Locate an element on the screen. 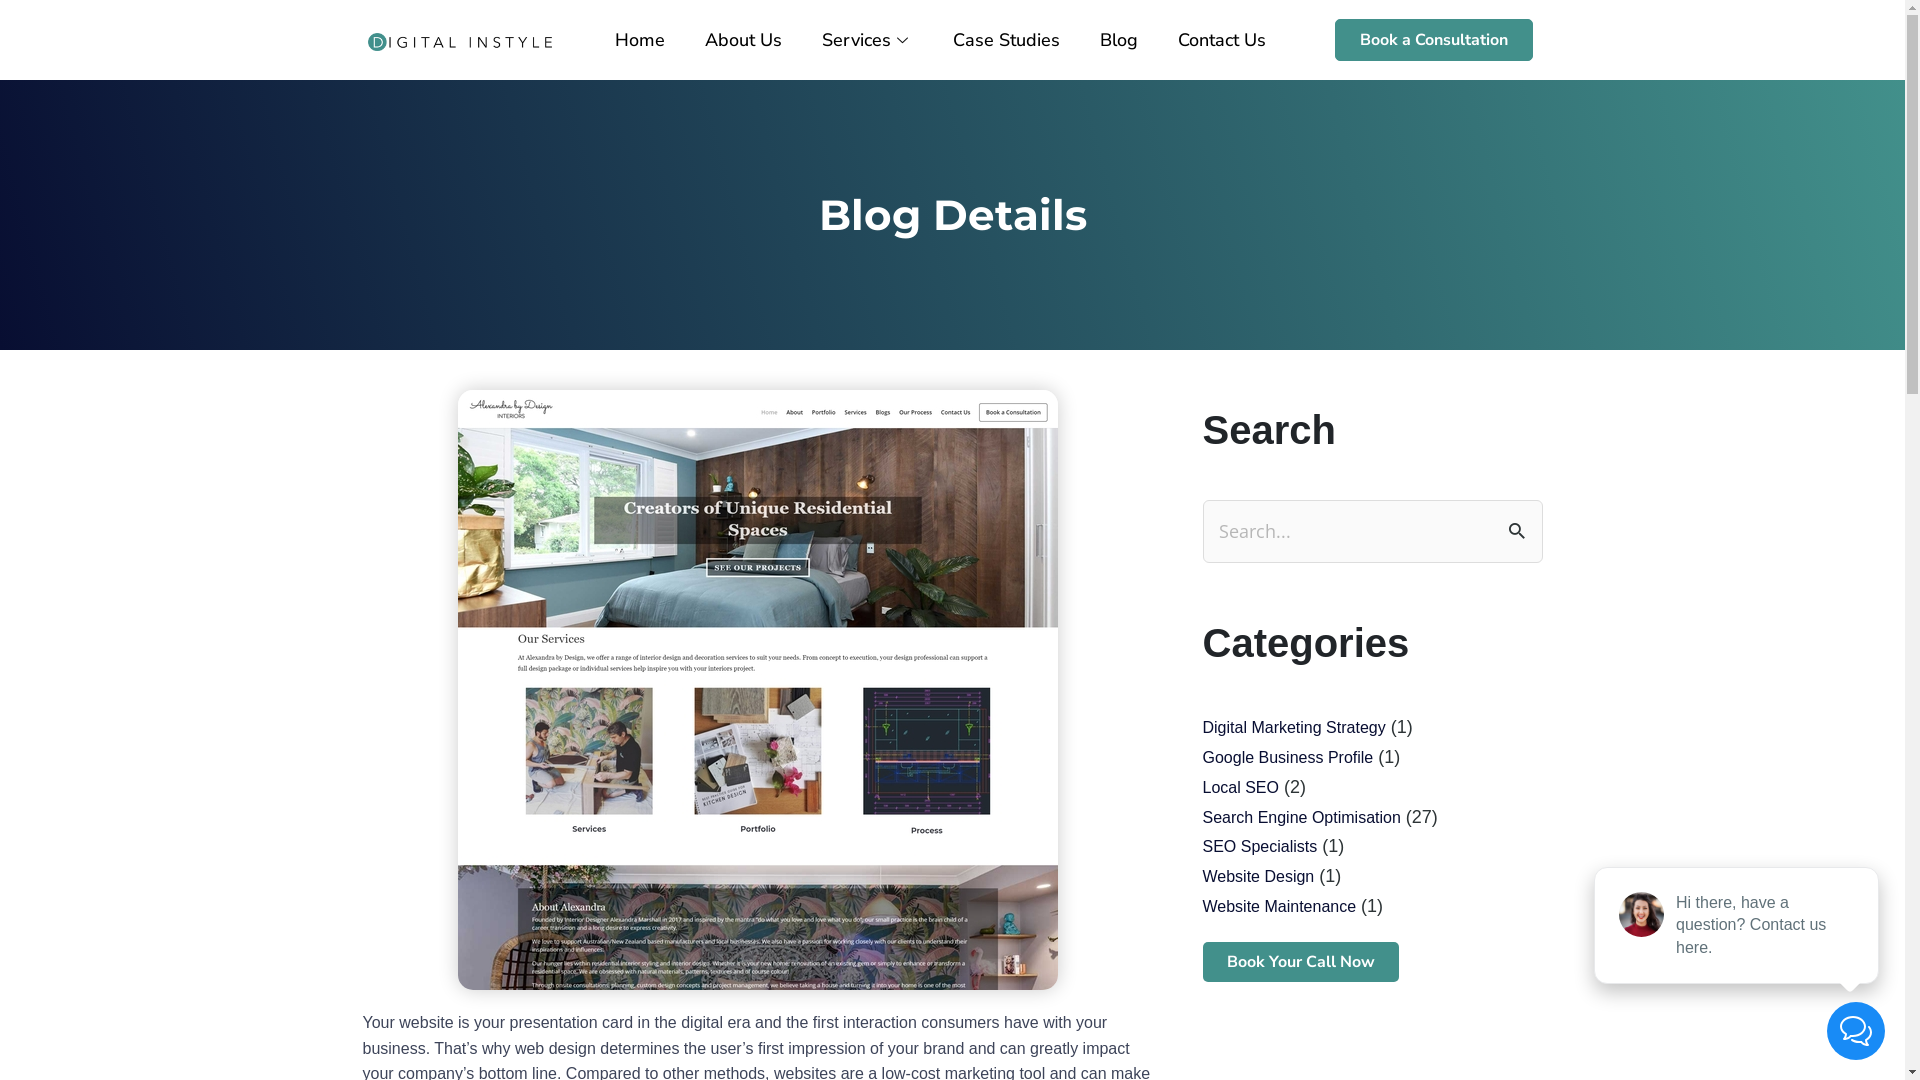 Image resolution: width=1920 pixels, height=1080 pixels. 'Search' is located at coordinates (1520, 528).